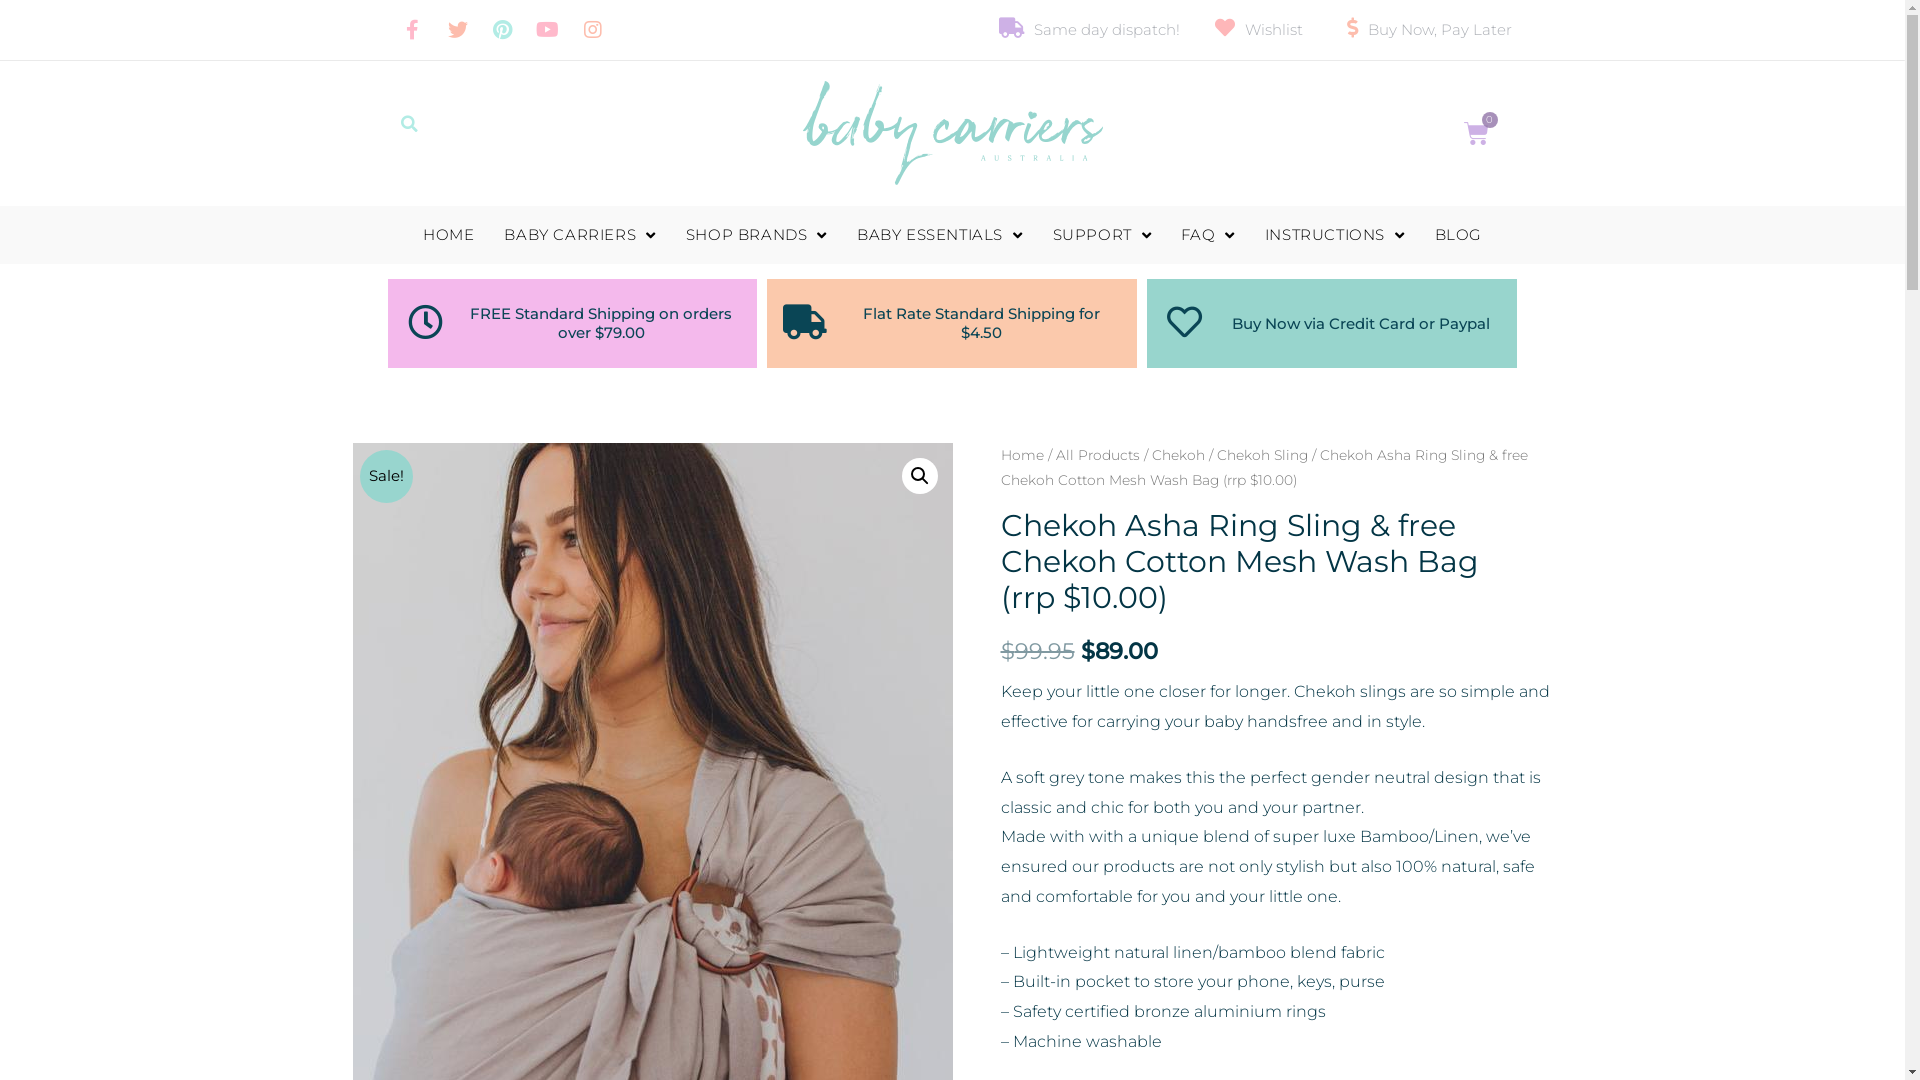 This screenshot has width=1920, height=1080. What do you see at coordinates (447, 234) in the screenshot?
I see `'HOME'` at bounding box center [447, 234].